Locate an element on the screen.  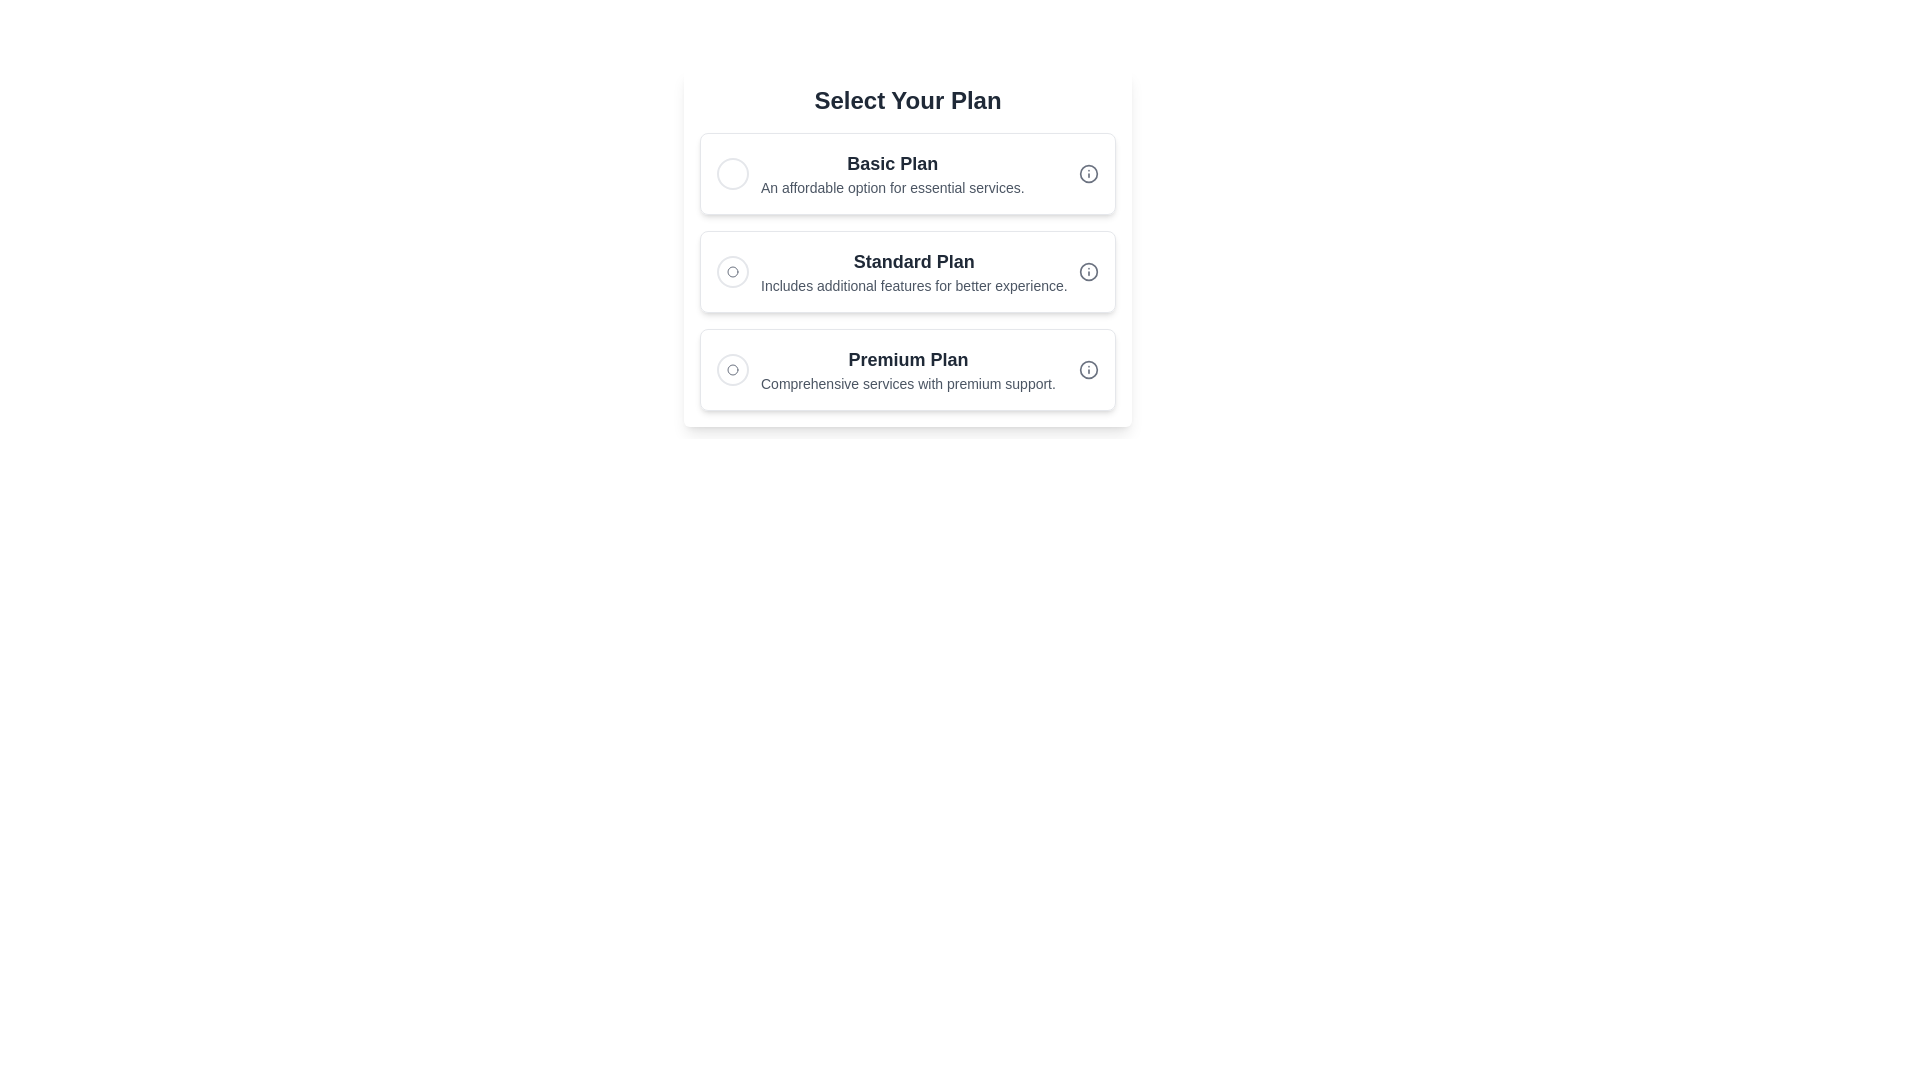
the circular selection indicator is located at coordinates (732, 272).